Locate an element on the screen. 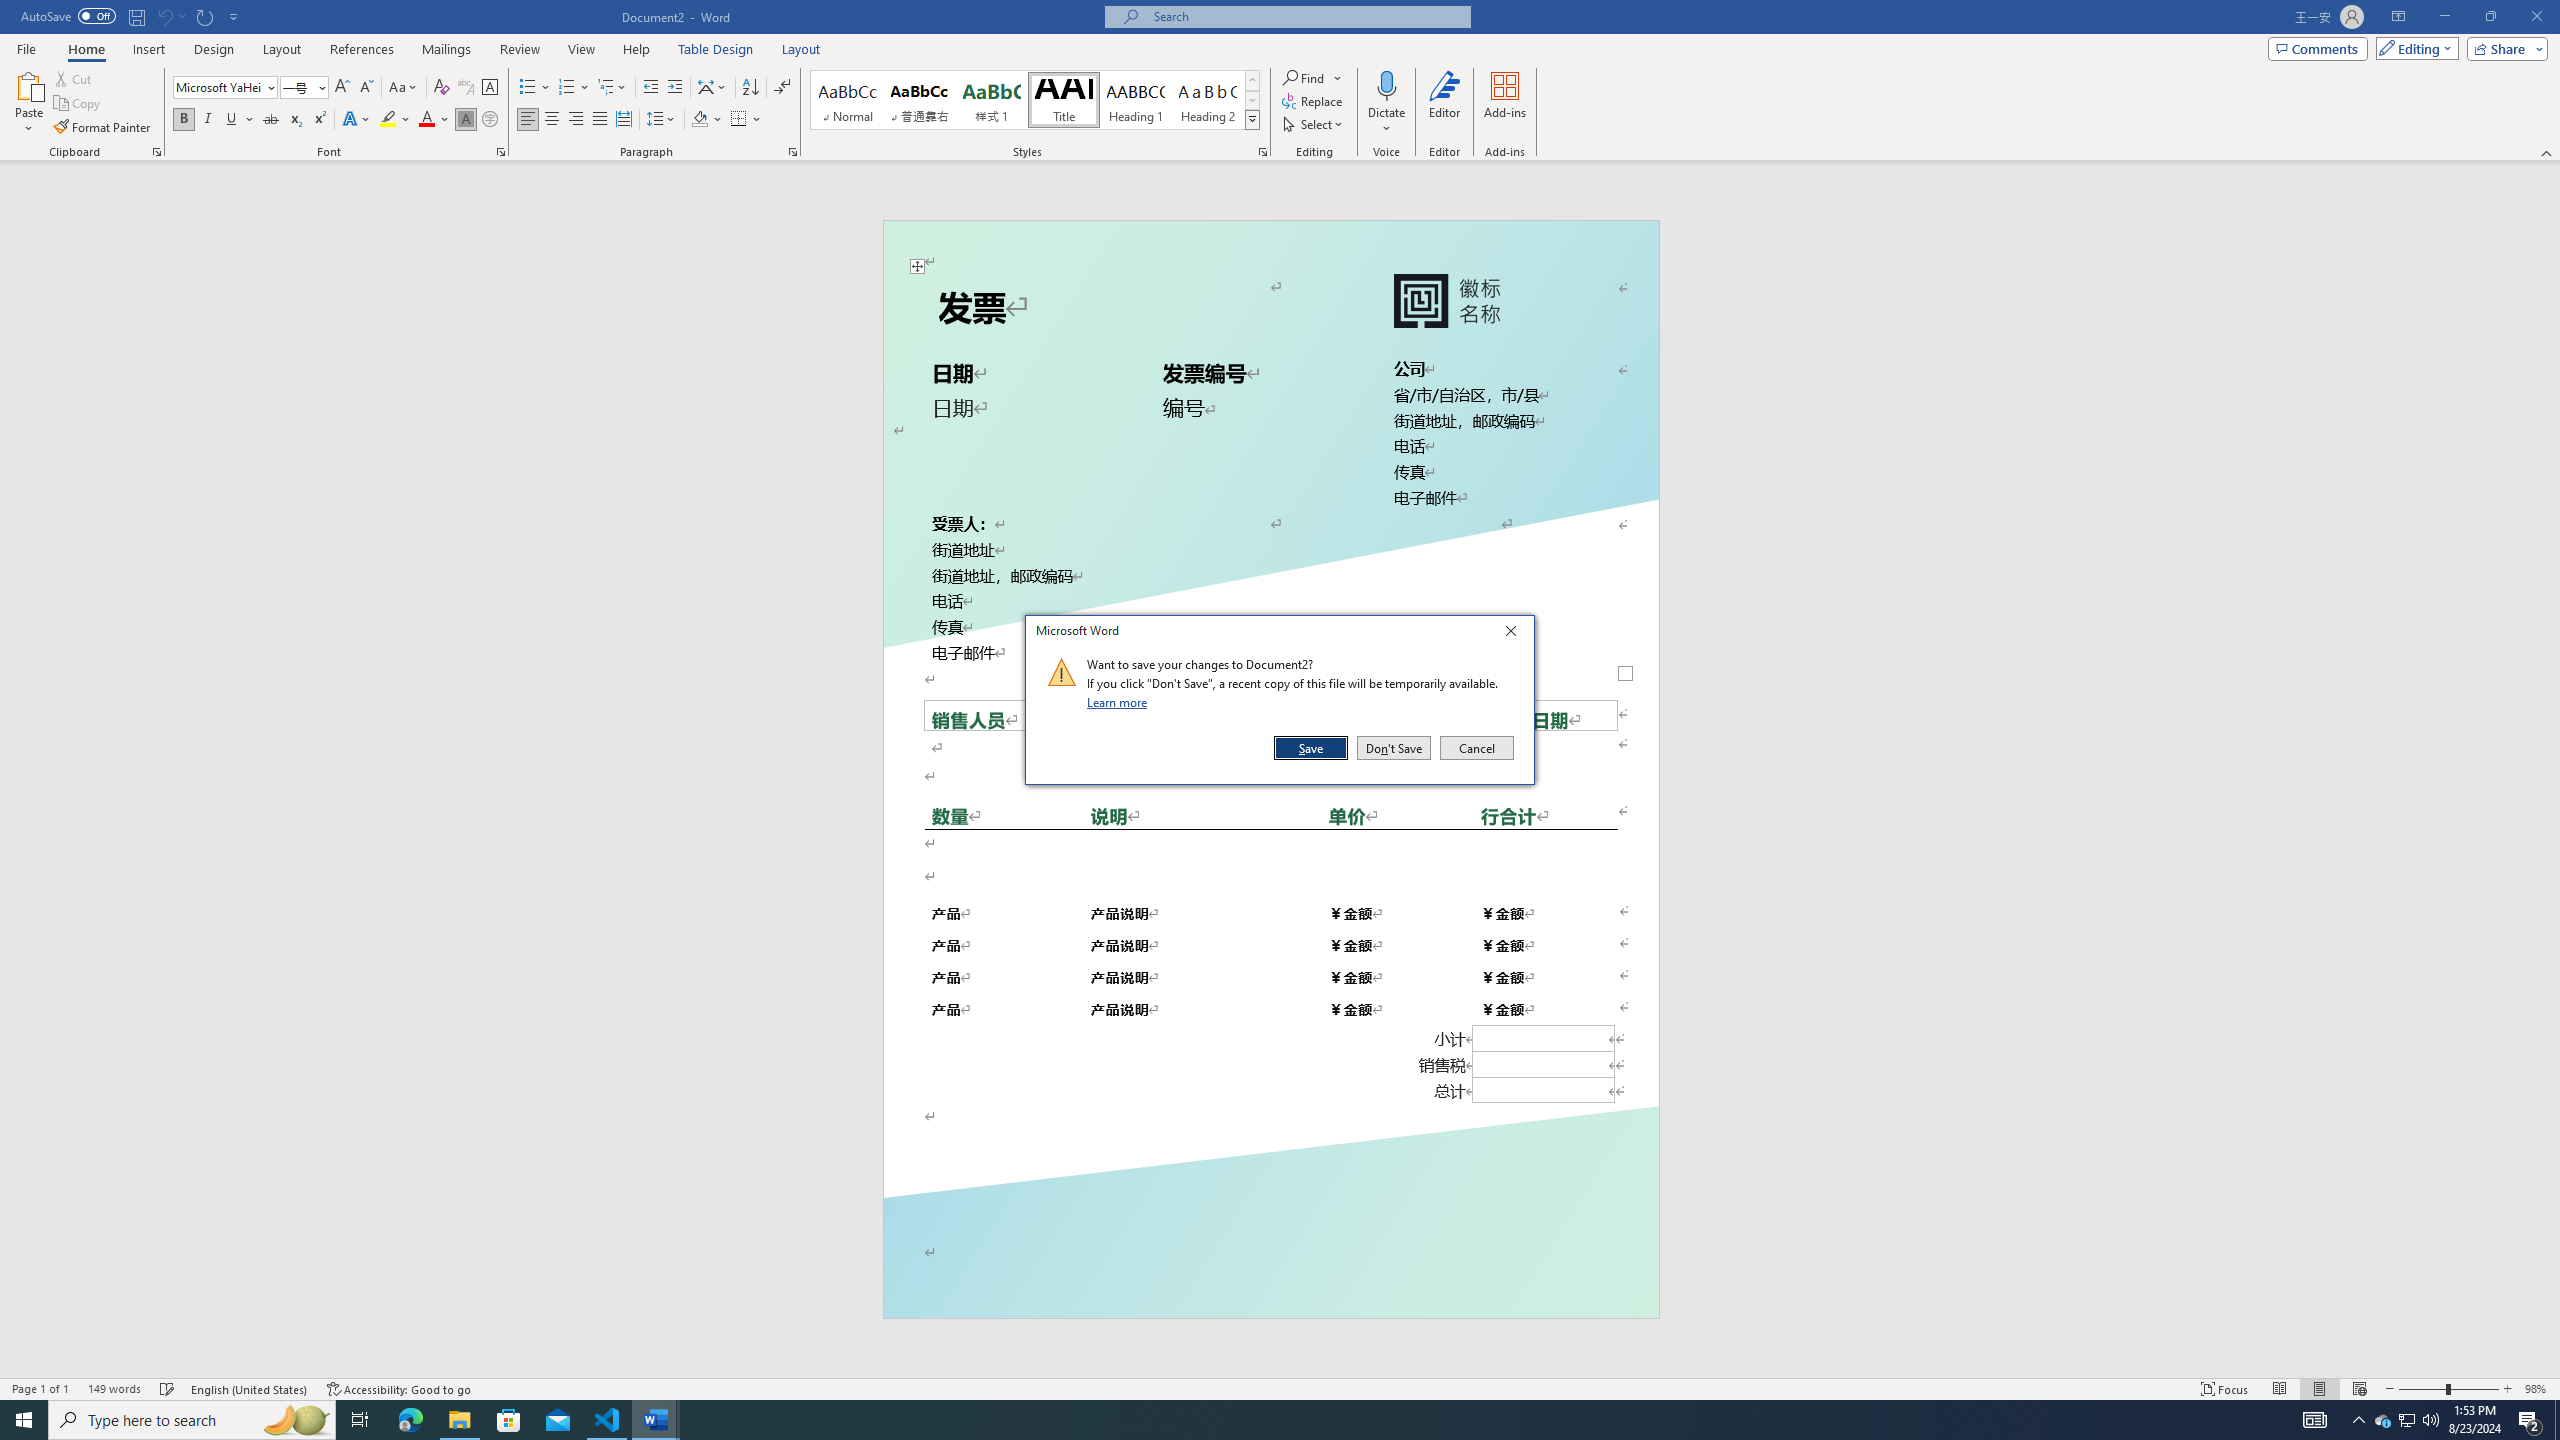  'Underline' is located at coordinates (231, 118).